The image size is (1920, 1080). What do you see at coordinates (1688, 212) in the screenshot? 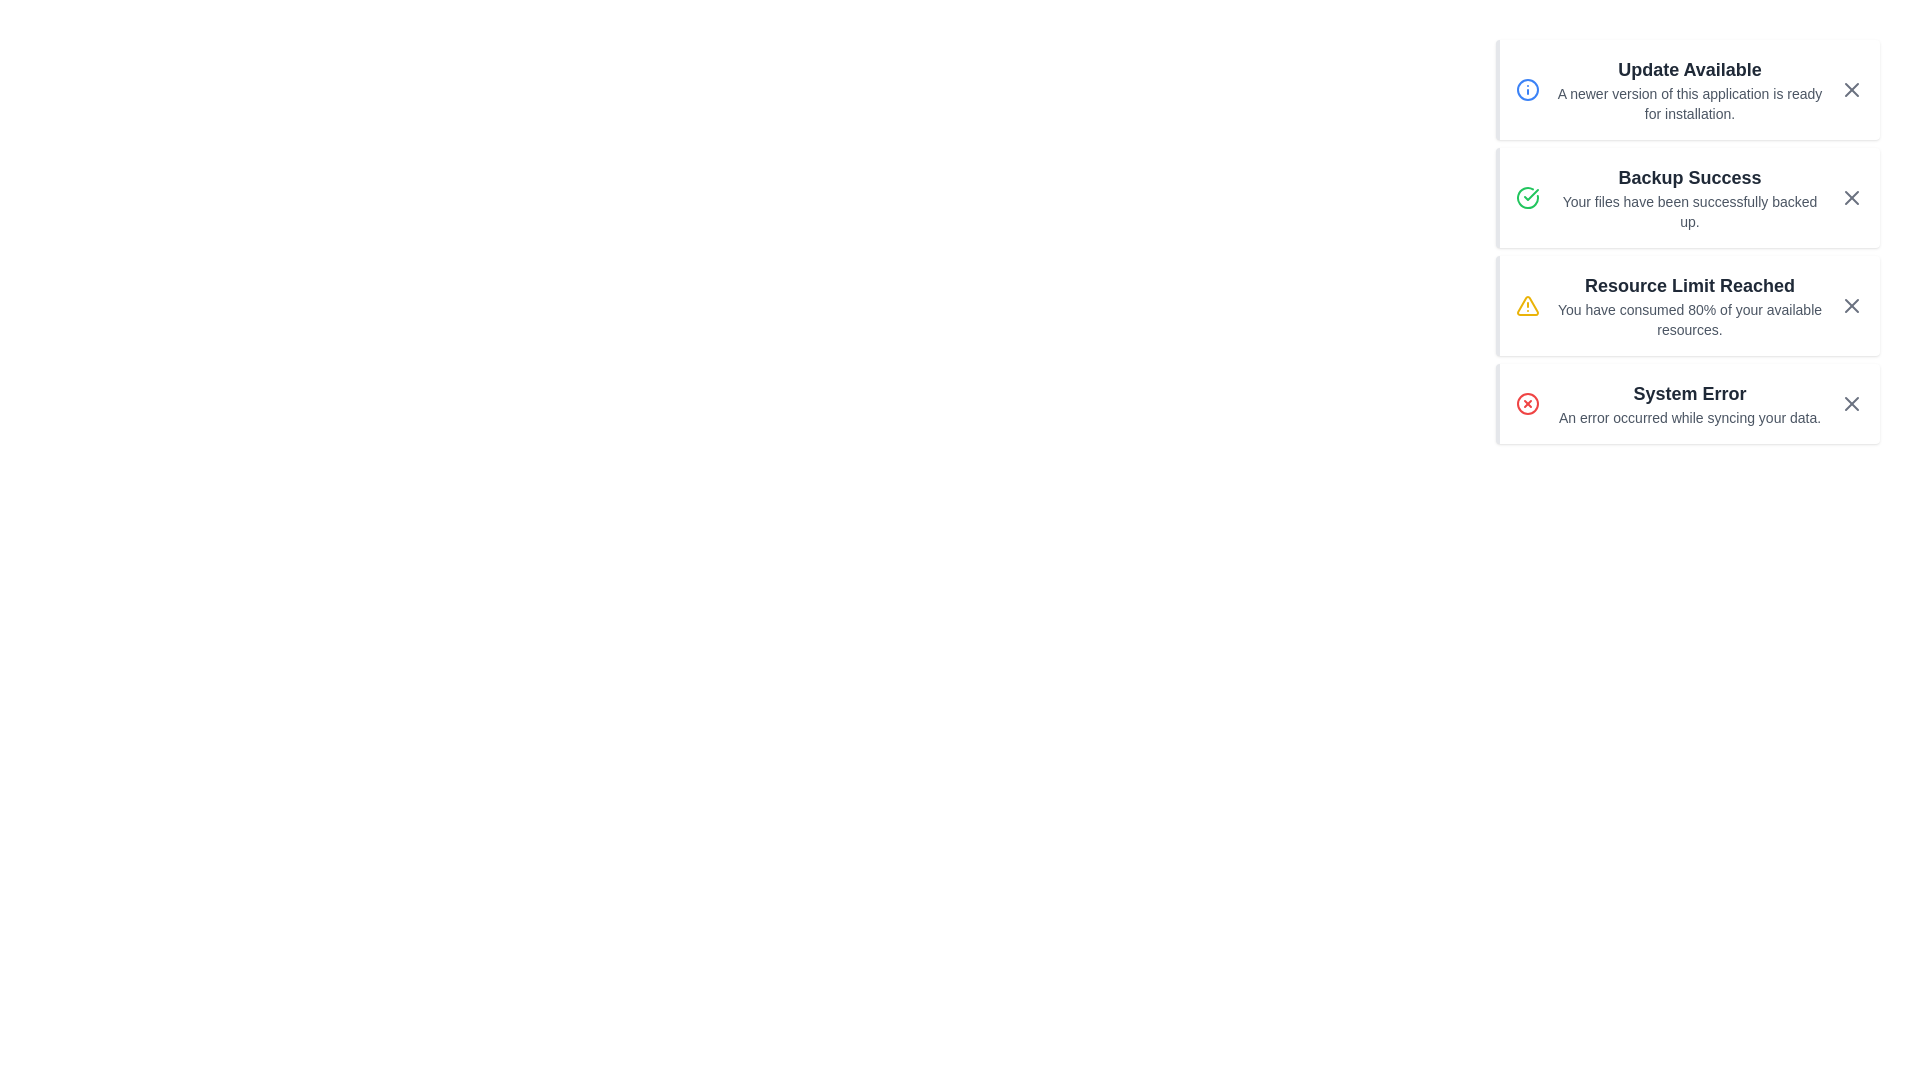
I see `the informational text label confirming the successful backup process, which is located within the 'Backup Success' notification card` at bounding box center [1688, 212].